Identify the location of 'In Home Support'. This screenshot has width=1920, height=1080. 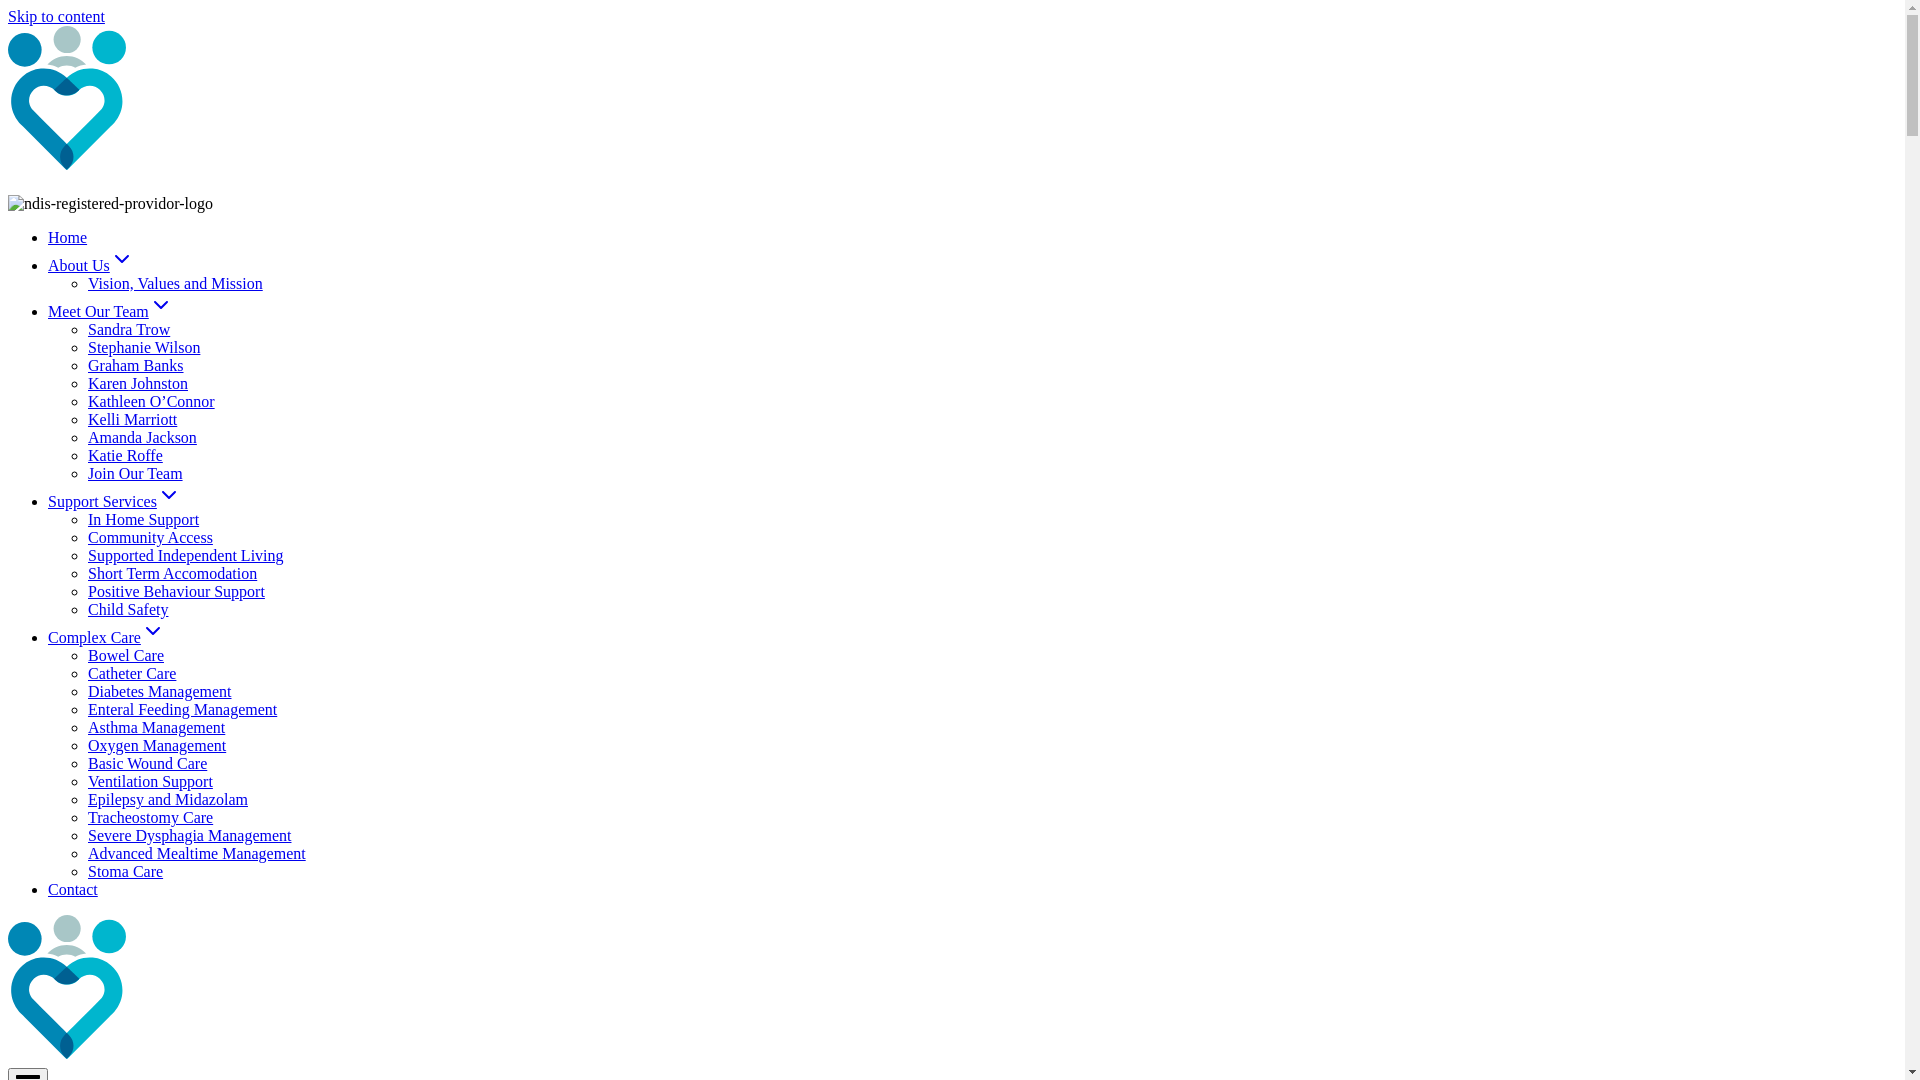
(142, 518).